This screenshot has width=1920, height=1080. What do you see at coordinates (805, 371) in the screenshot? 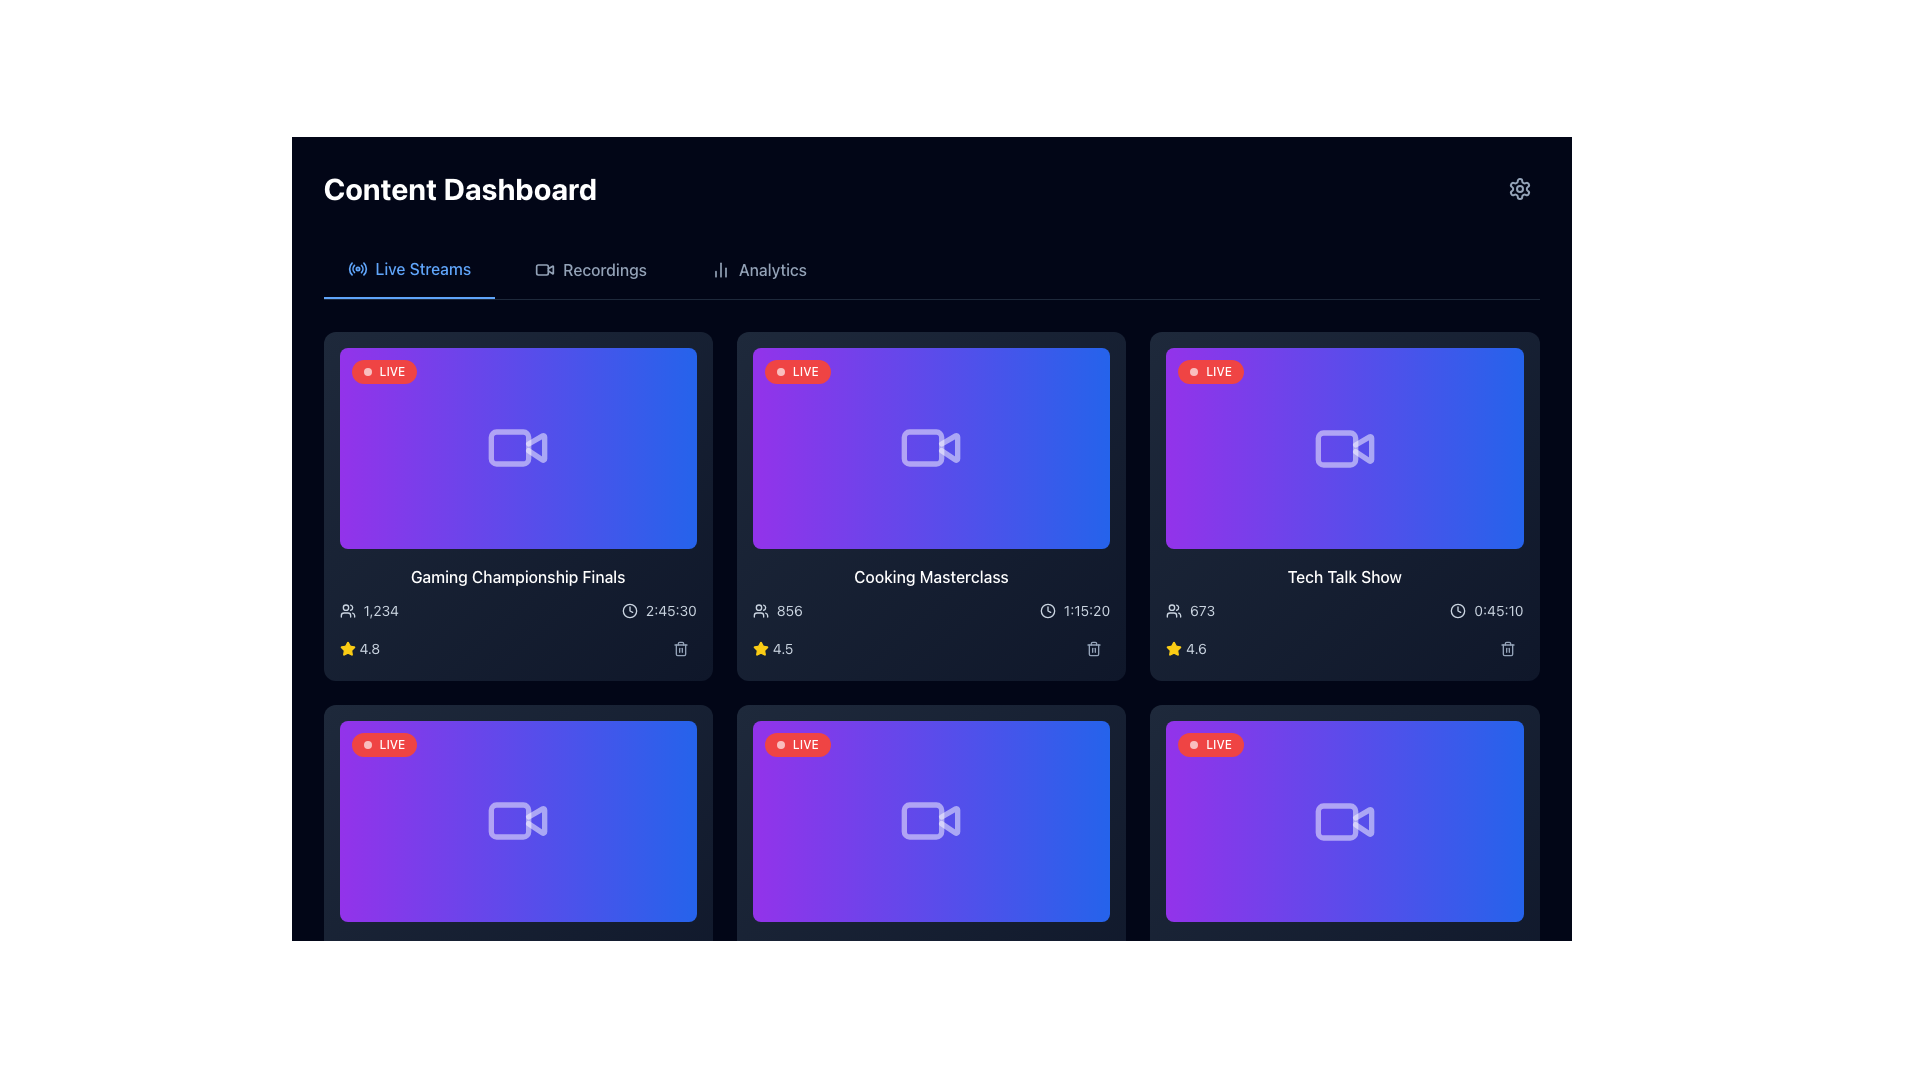
I see `text content of the 'LIVE' badge located at the top-left corner of the second video card in the first row, which is styled in white uppercase letters against a red rectangular background` at bounding box center [805, 371].